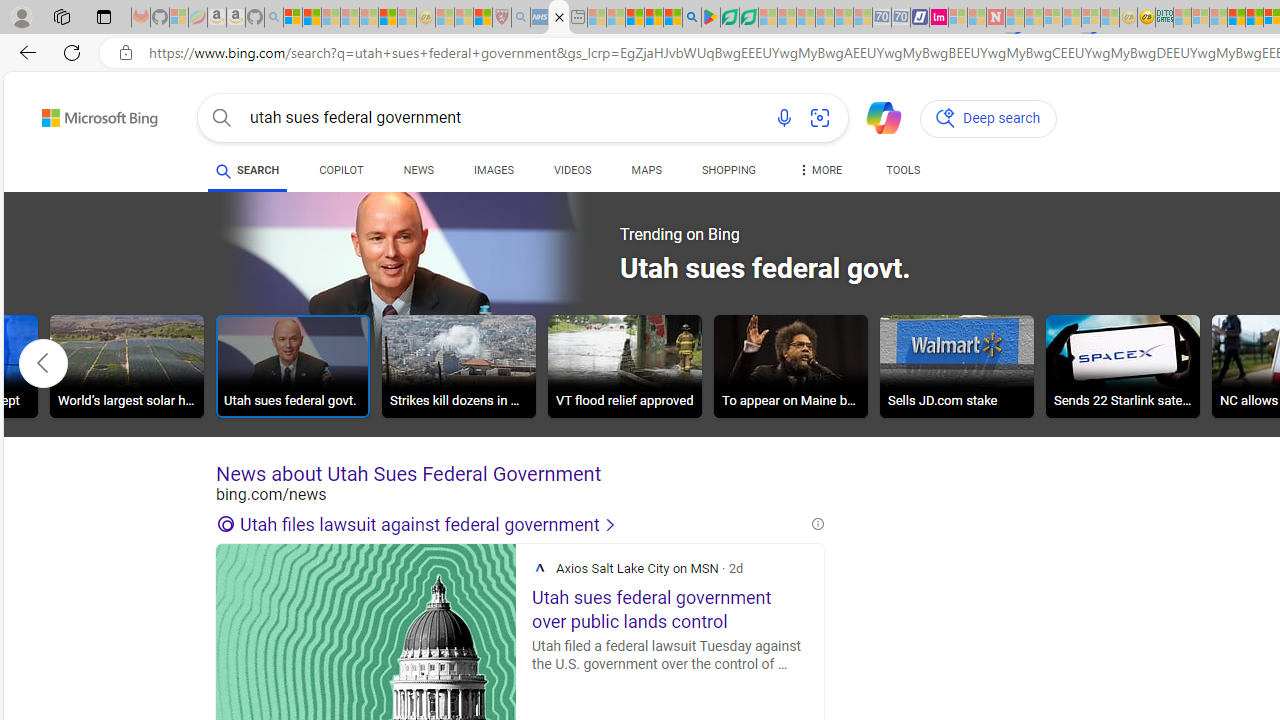  I want to click on 'MAPS', so click(646, 172).